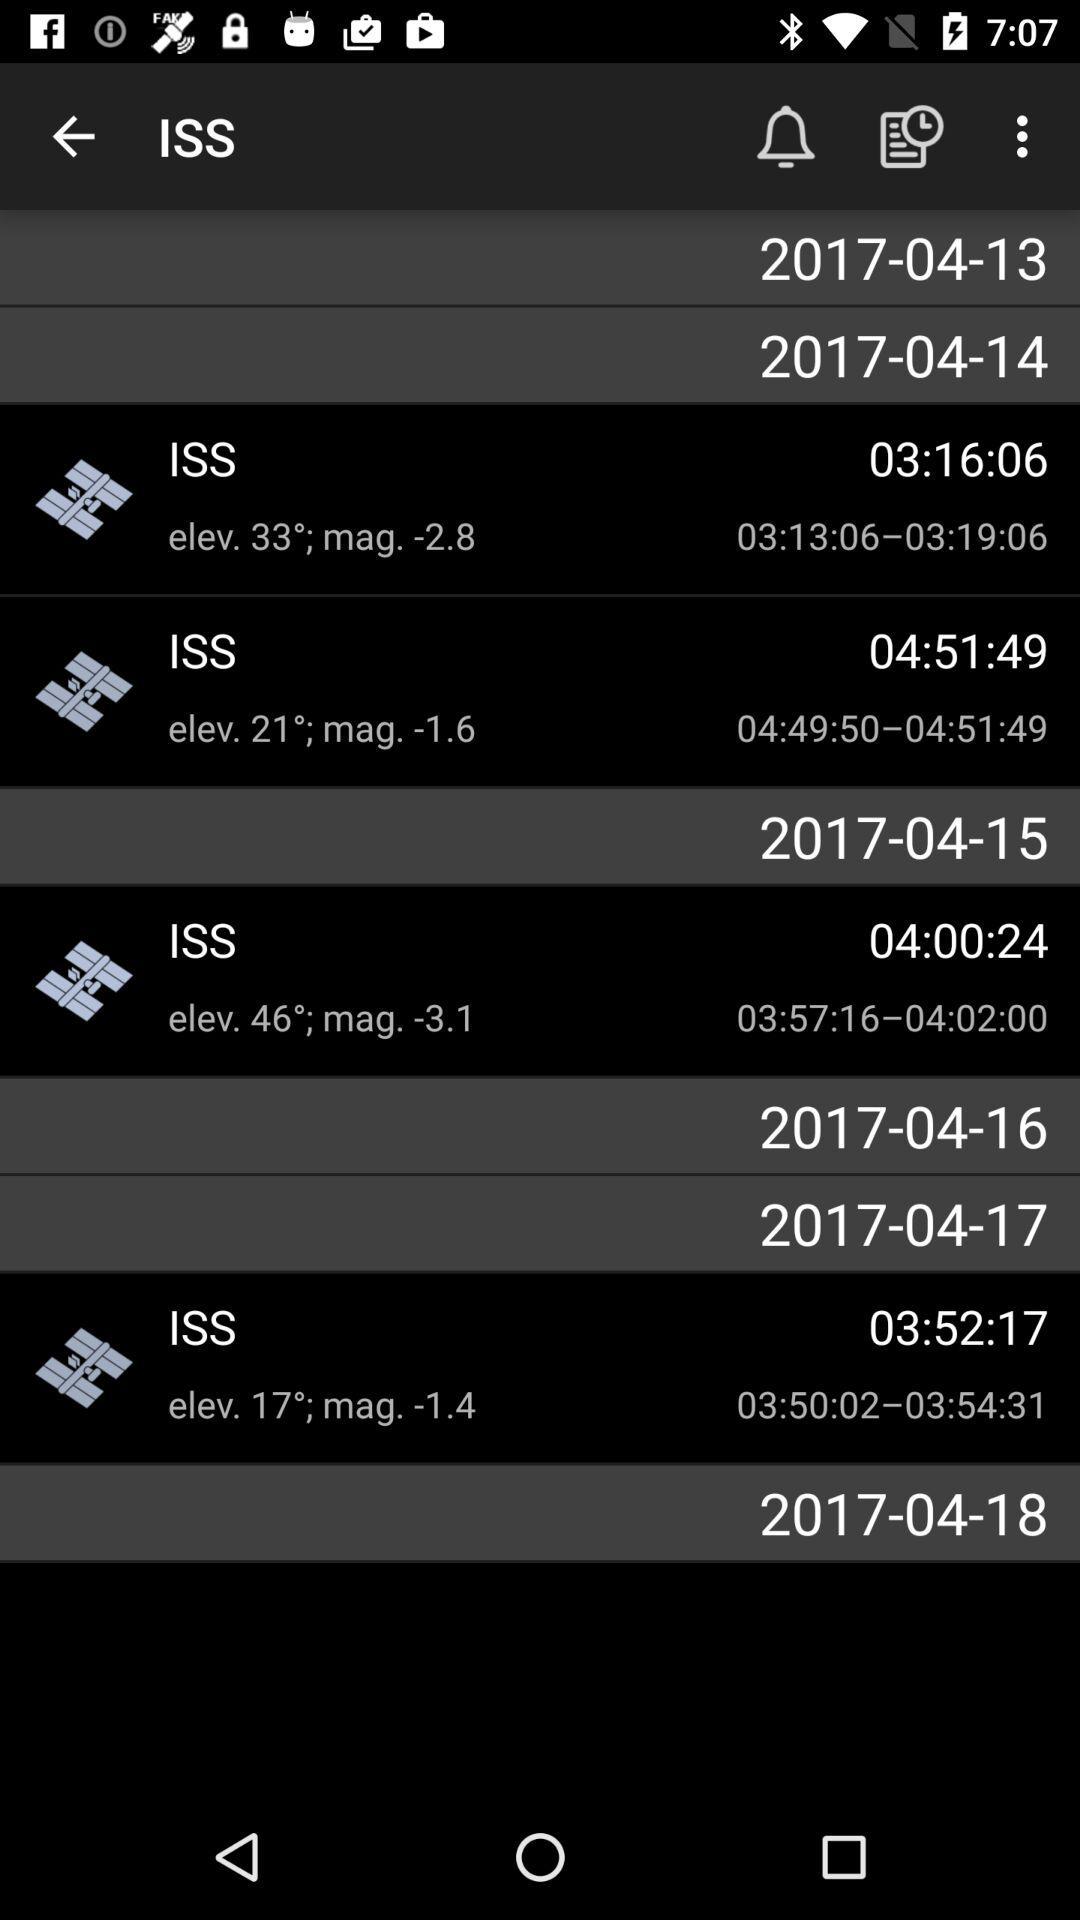 The height and width of the screenshot is (1920, 1080). I want to click on icon above 2017-04-13 item, so click(1027, 135).